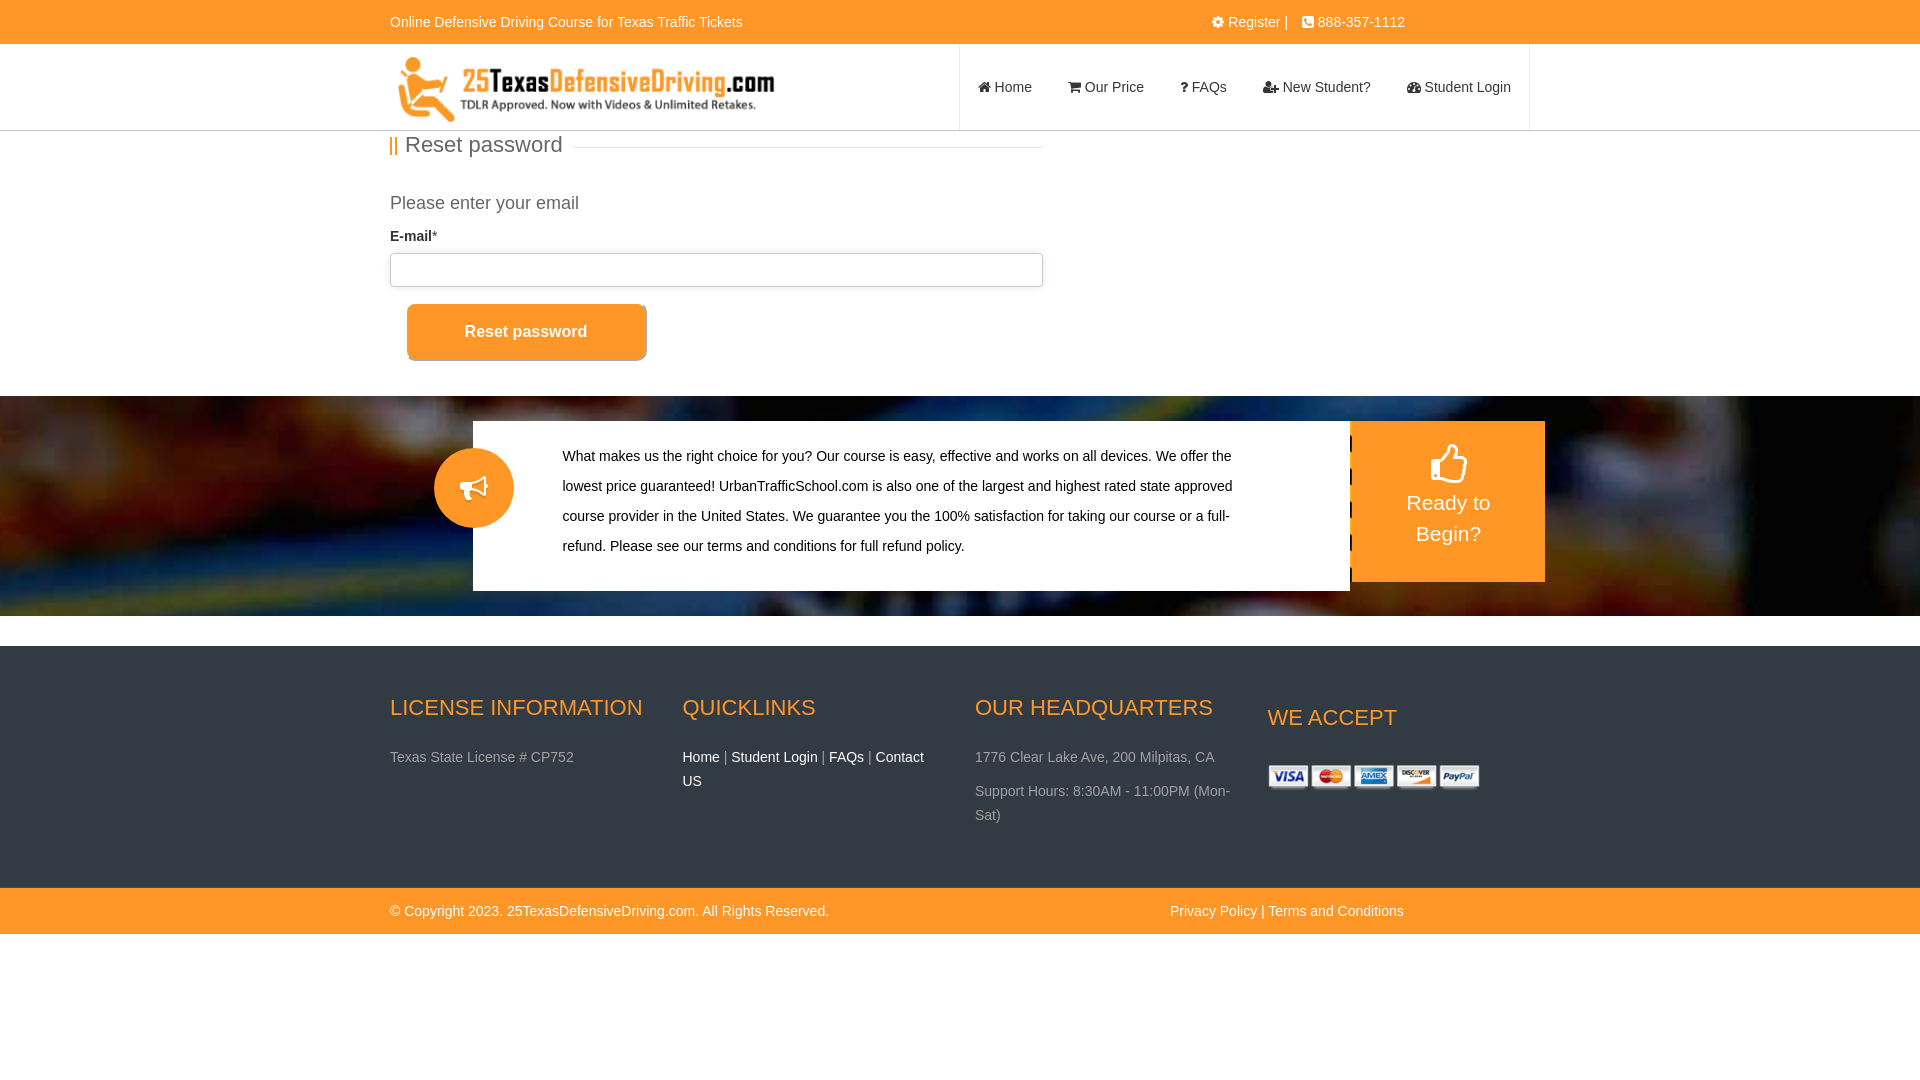  What do you see at coordinates (1447, 500) in the screenshot?
I see `'Ready to Begin?'` at bounding box center [1447, 500].